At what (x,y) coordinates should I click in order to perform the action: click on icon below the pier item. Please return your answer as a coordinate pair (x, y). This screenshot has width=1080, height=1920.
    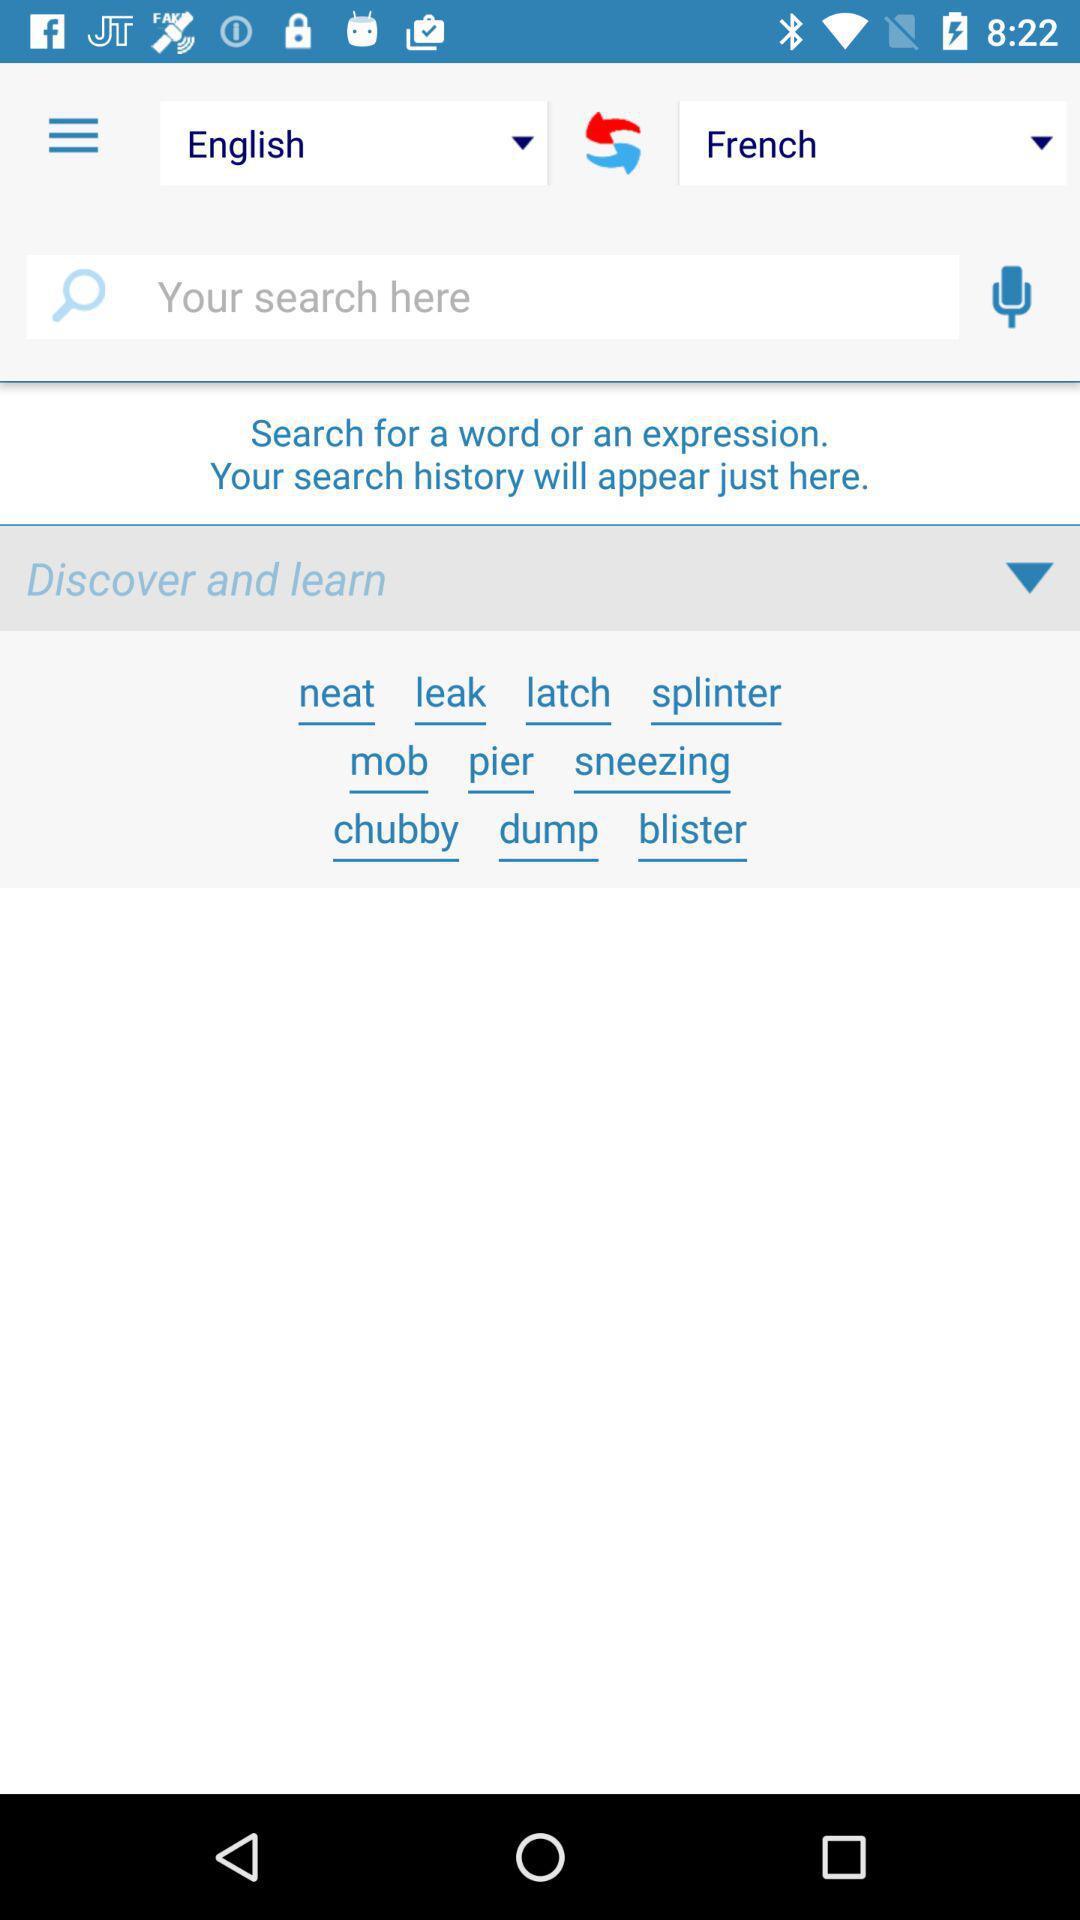
    Looking at the image, I should click on (548, 827).